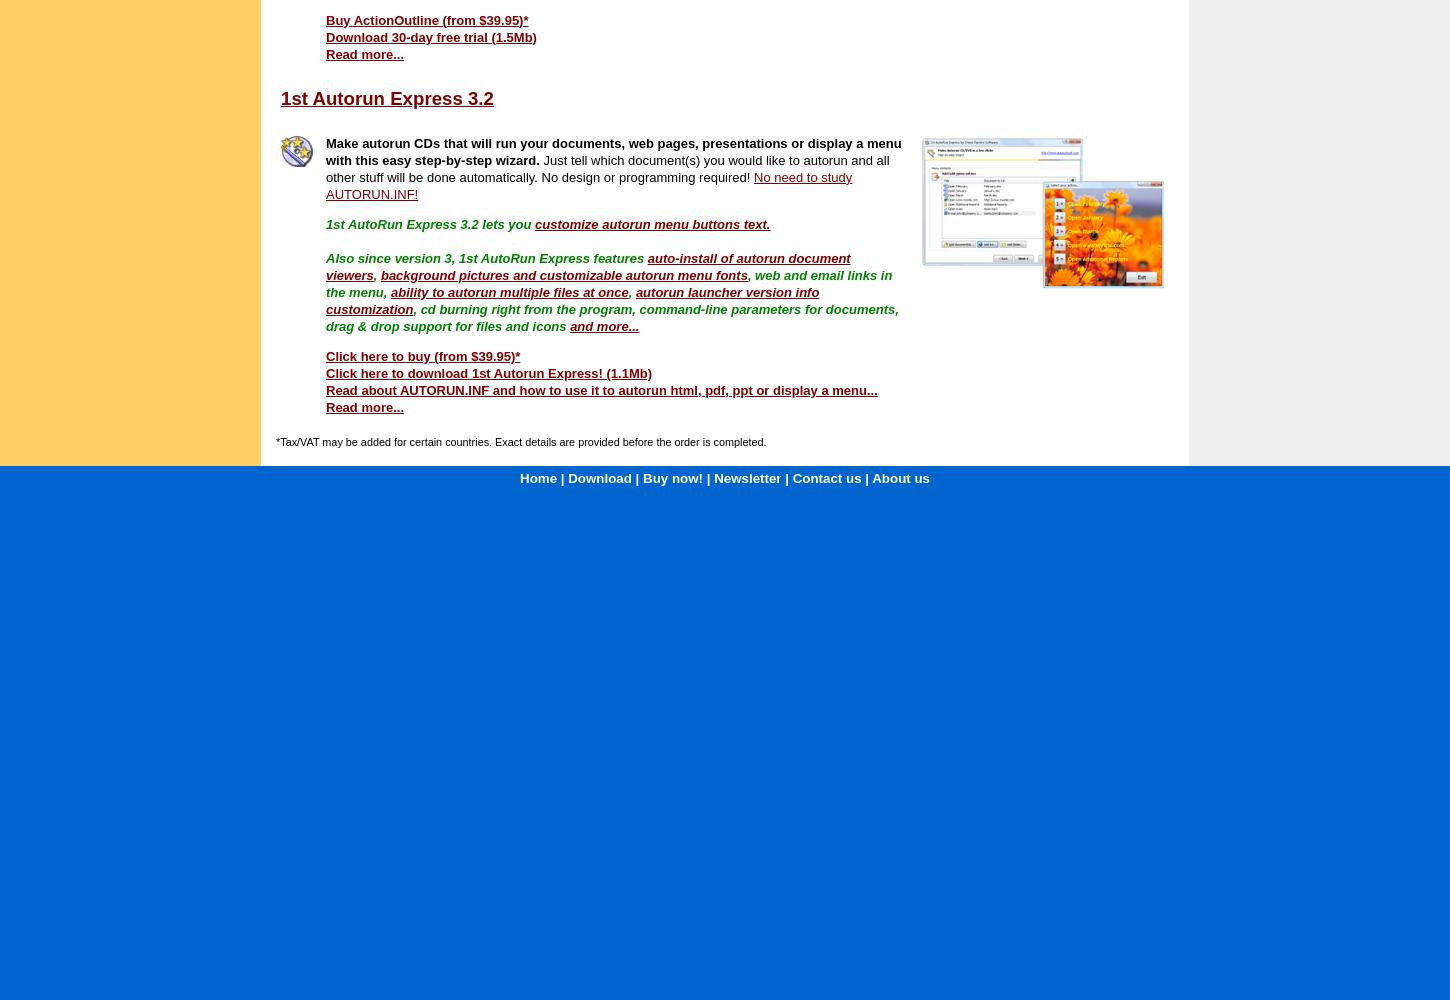 The height and width of the screenshot is (1000, 1450). I want to click on 'autorun launcher version info customization', so click(572, 300).